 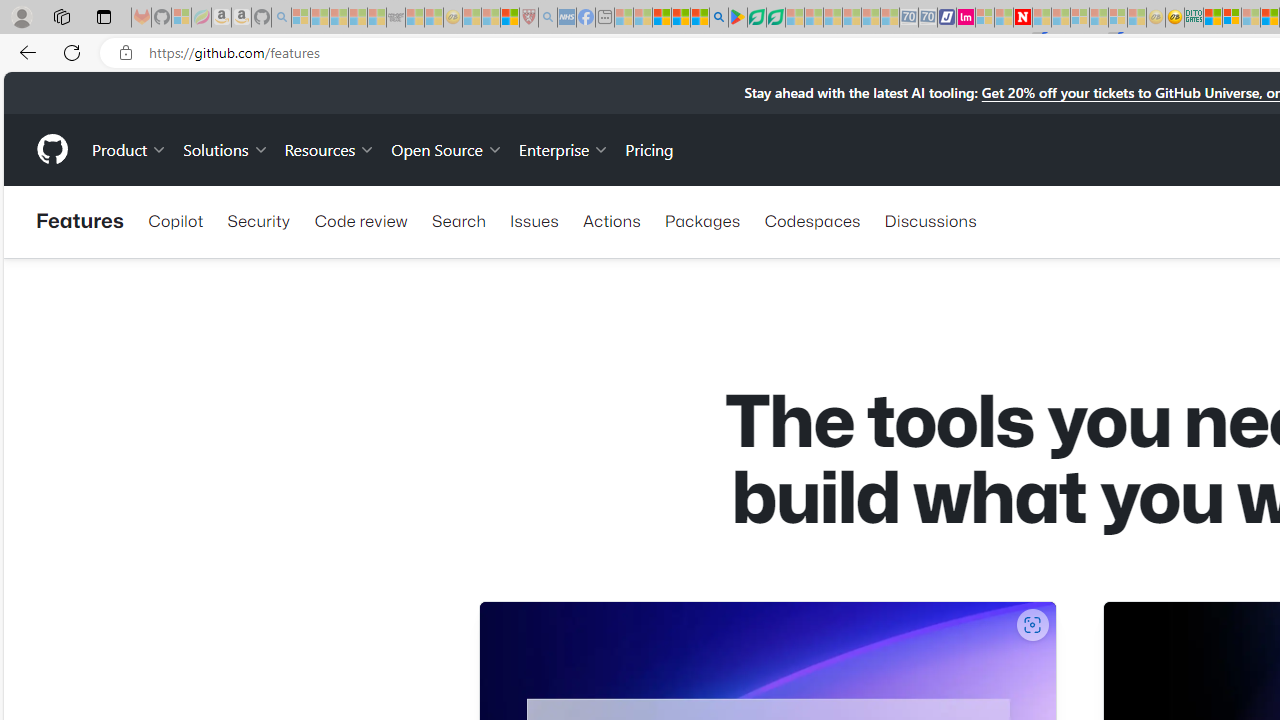 I want to click on 'Pricing', so click(x=649, y=148).